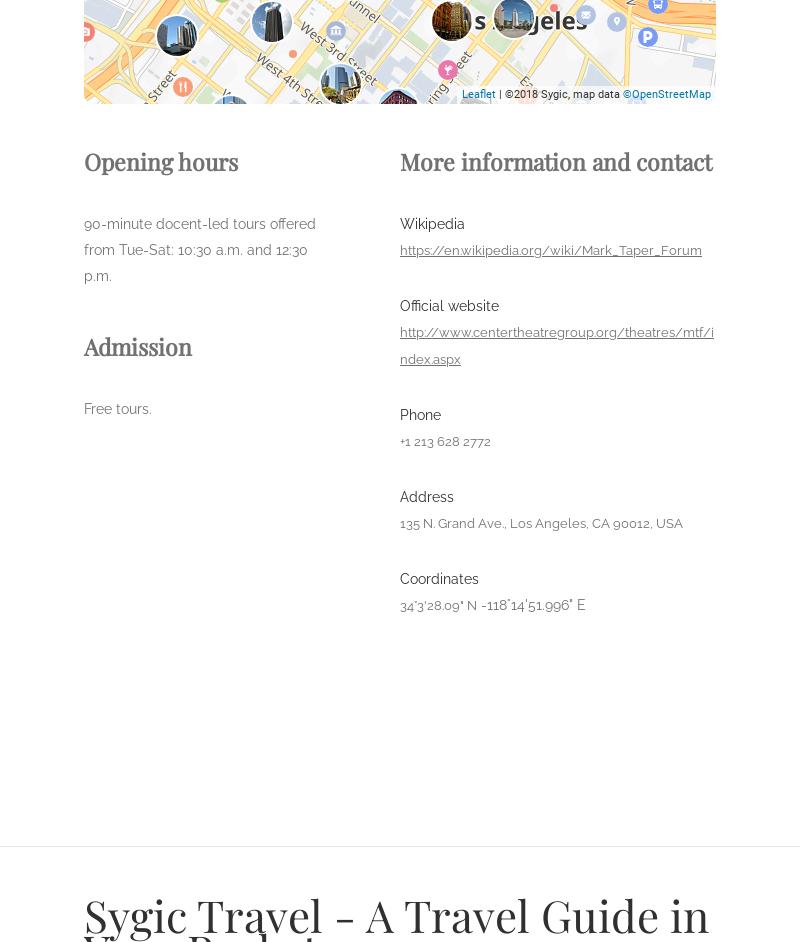 Image resolution: width=800 pixels, height=942 pixels. Describe the element at coordinates (426, 496) in the screenshot. I see `'Address'` at that location.